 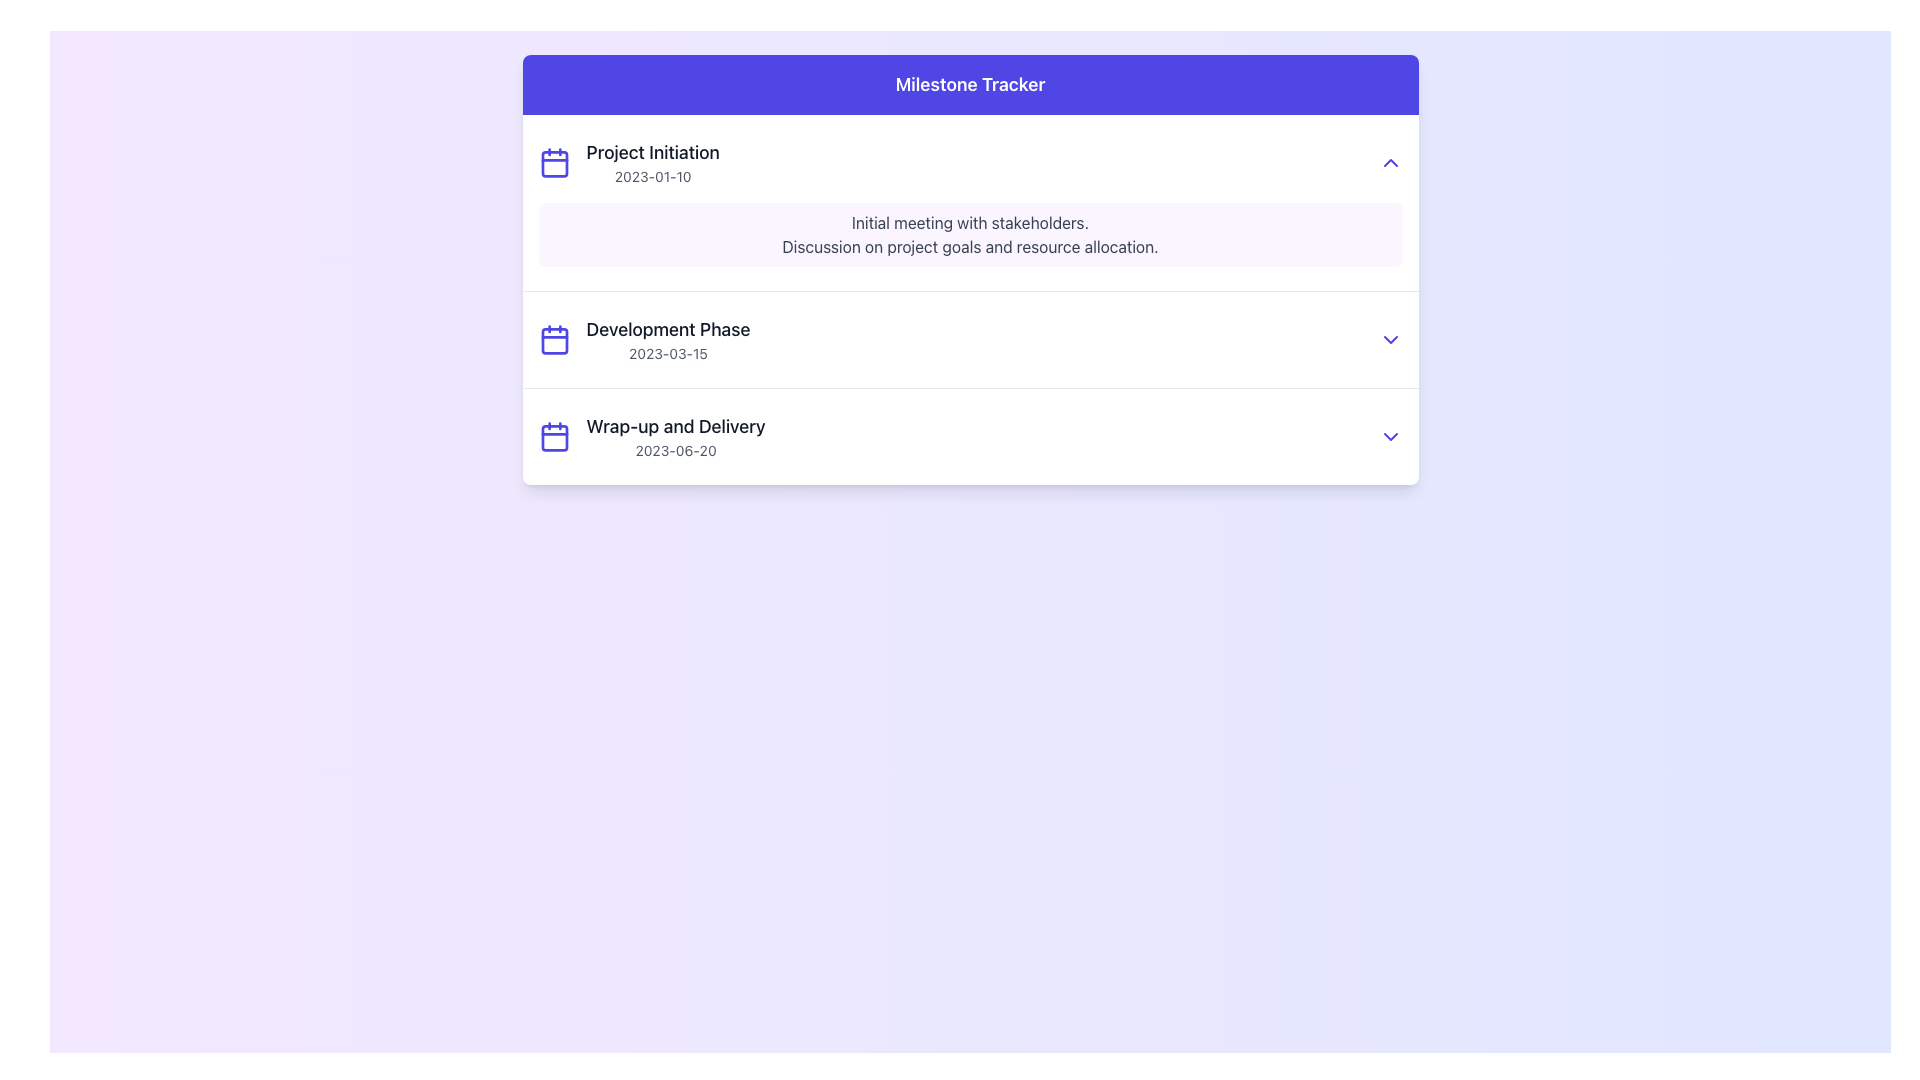 What do you see at coordinates (554, 435) in the screenshot?
I see `the calendar icon element next to the event 'Wrap-up and Delivery' with the date '2023-06-20'` at bounding box center [554, 435].